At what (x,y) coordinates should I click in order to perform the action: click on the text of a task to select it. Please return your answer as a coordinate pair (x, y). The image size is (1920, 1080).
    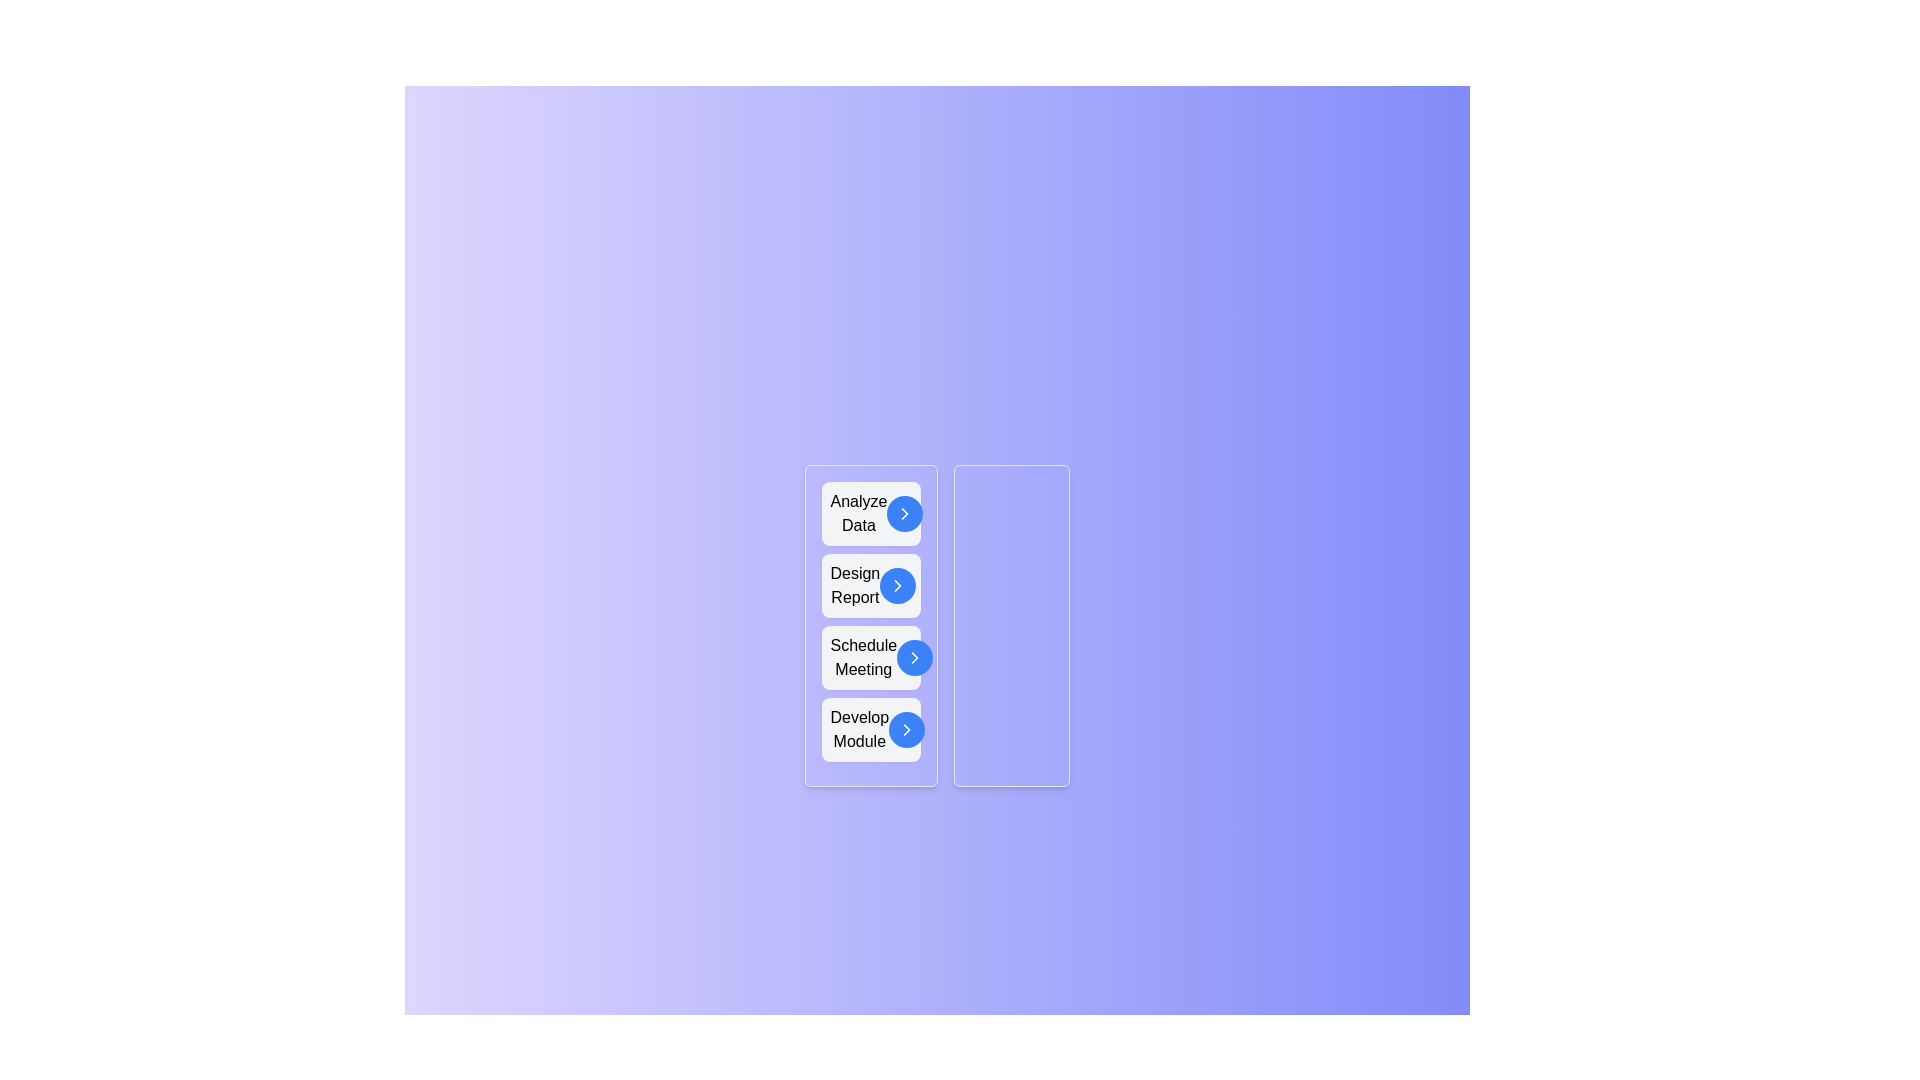
    Looking at the image, I should click on (858, 512).